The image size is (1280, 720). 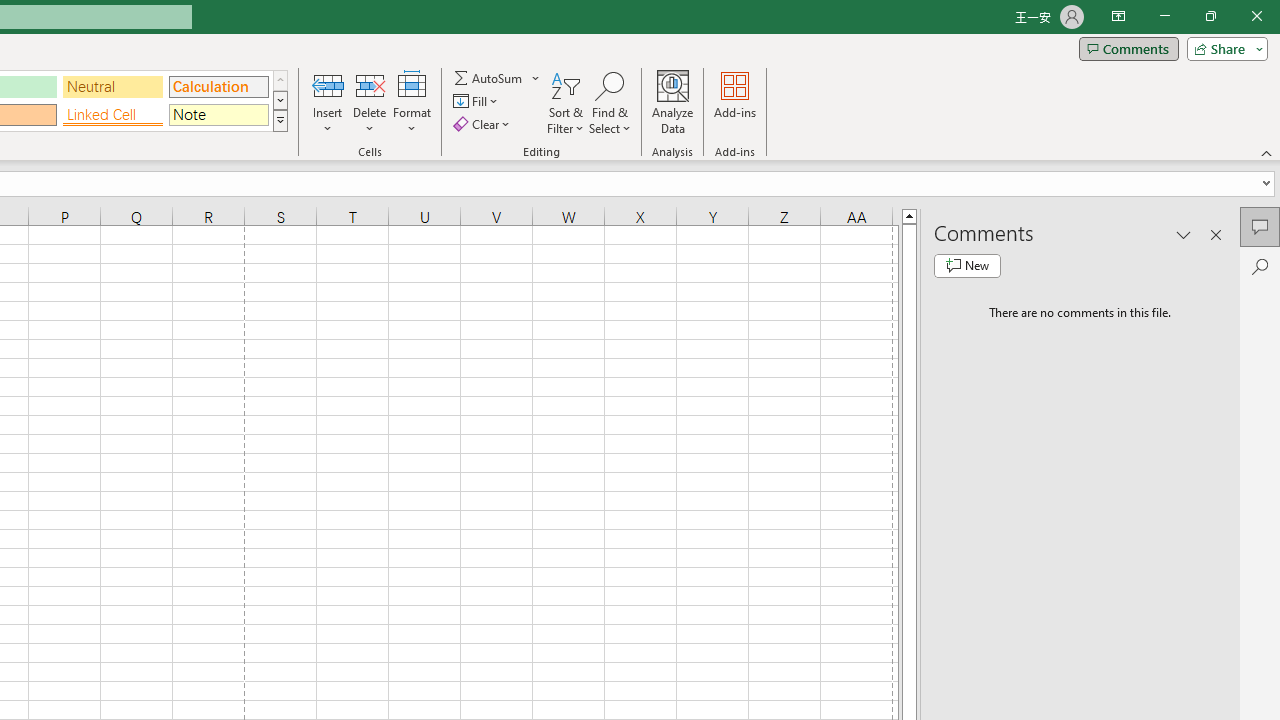 I want to click on 'Note', so click(x=218, y=114).